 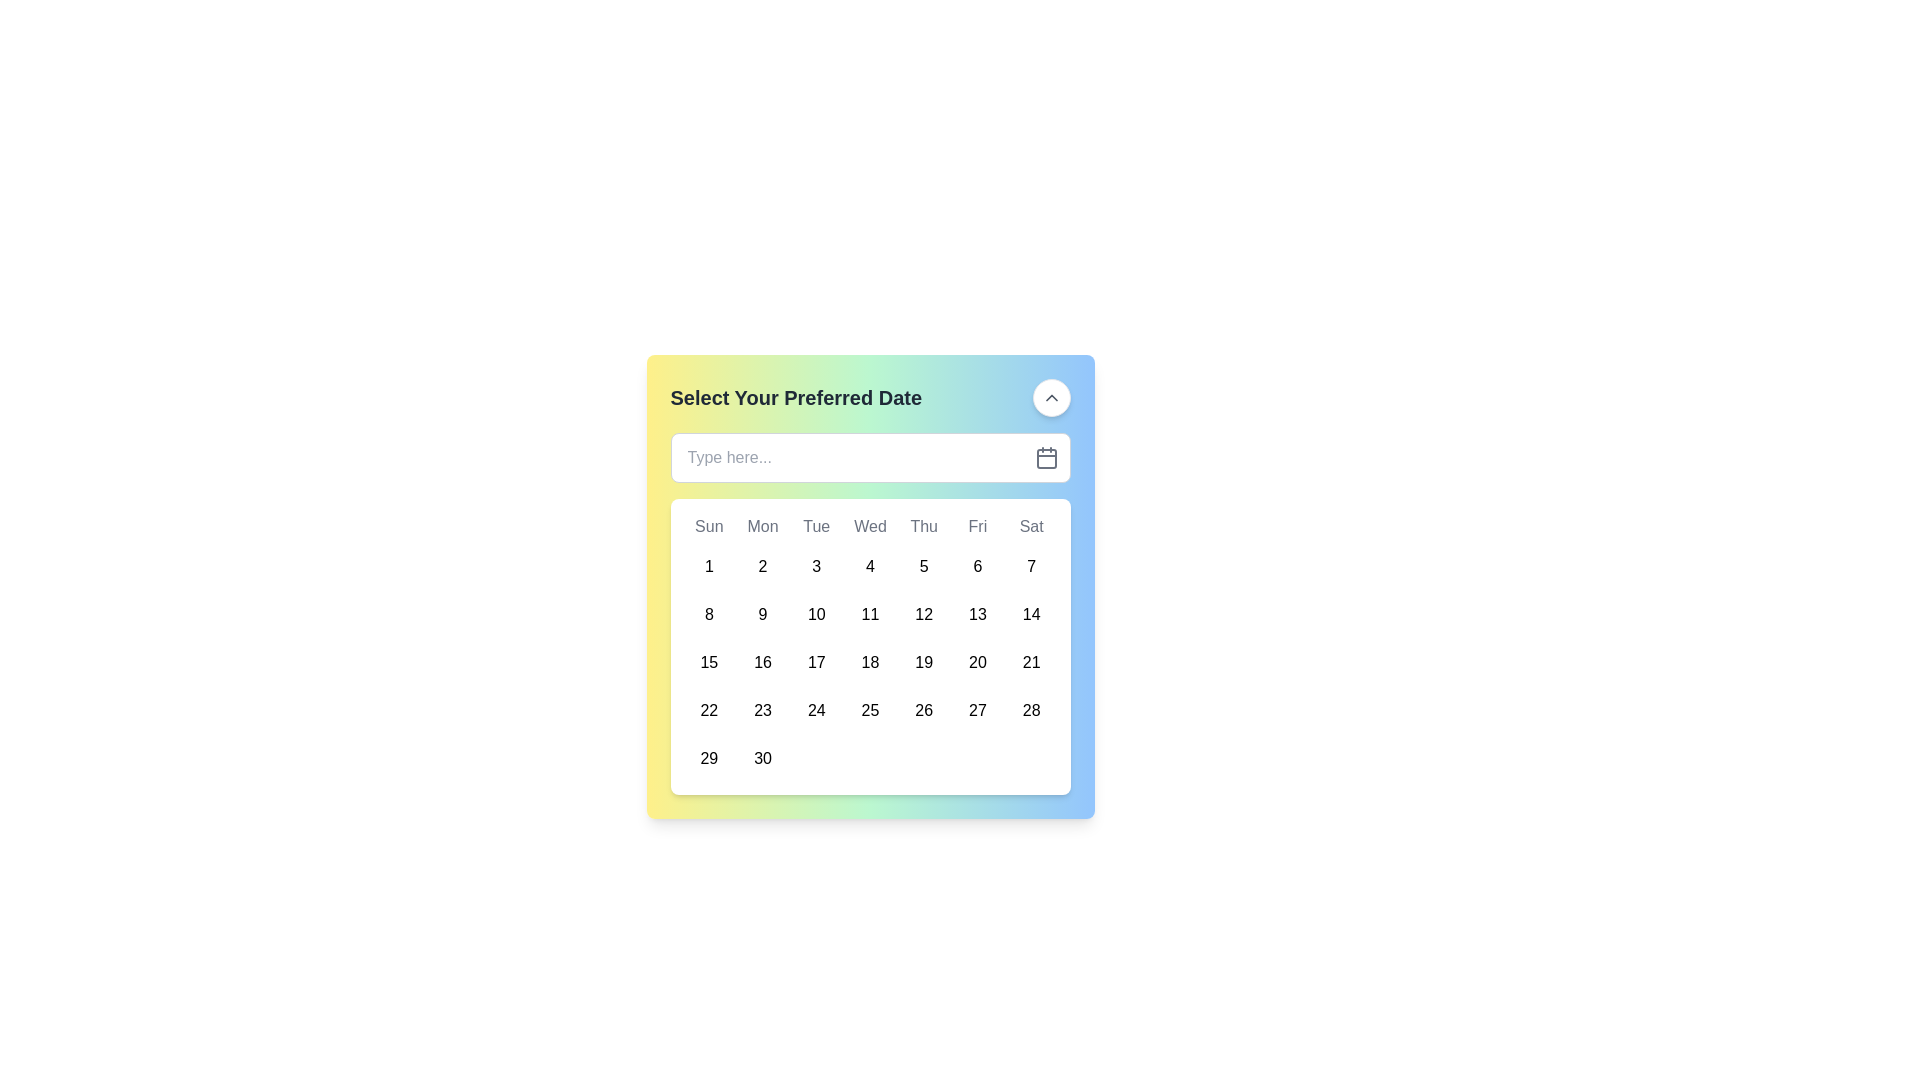 What do you see at coordinates (923, 567) in the screenshot?
I see `the button representing the date '5' in the calendar interface, located under the column labeled 'Thu' in the first row` at bounding box center [923, 567].